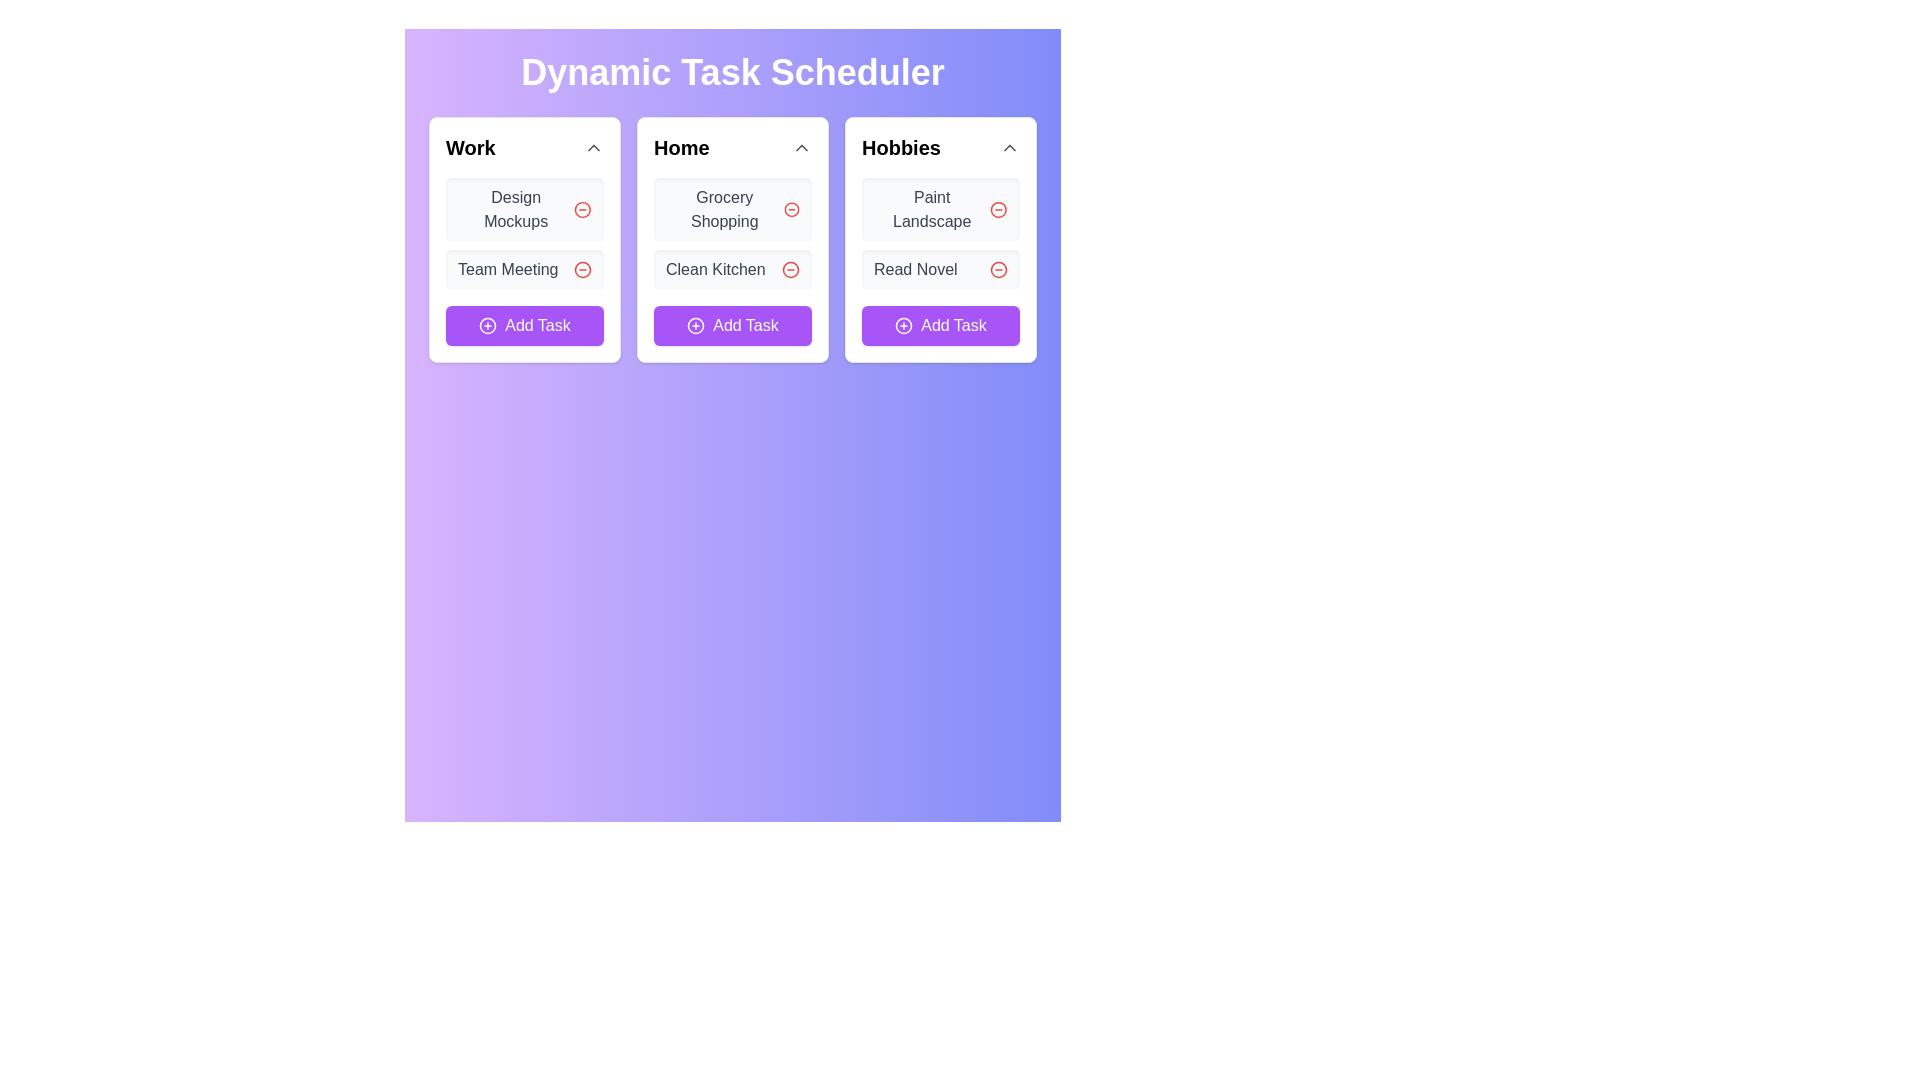 Image resolution: width=1920 pixels, height=1080 pixels. What do you see at coordinates (790, 209) in the screenshot?
I see `the clickable icon button next to 'Grocery Shopping'` at bounding box center [790, 209].